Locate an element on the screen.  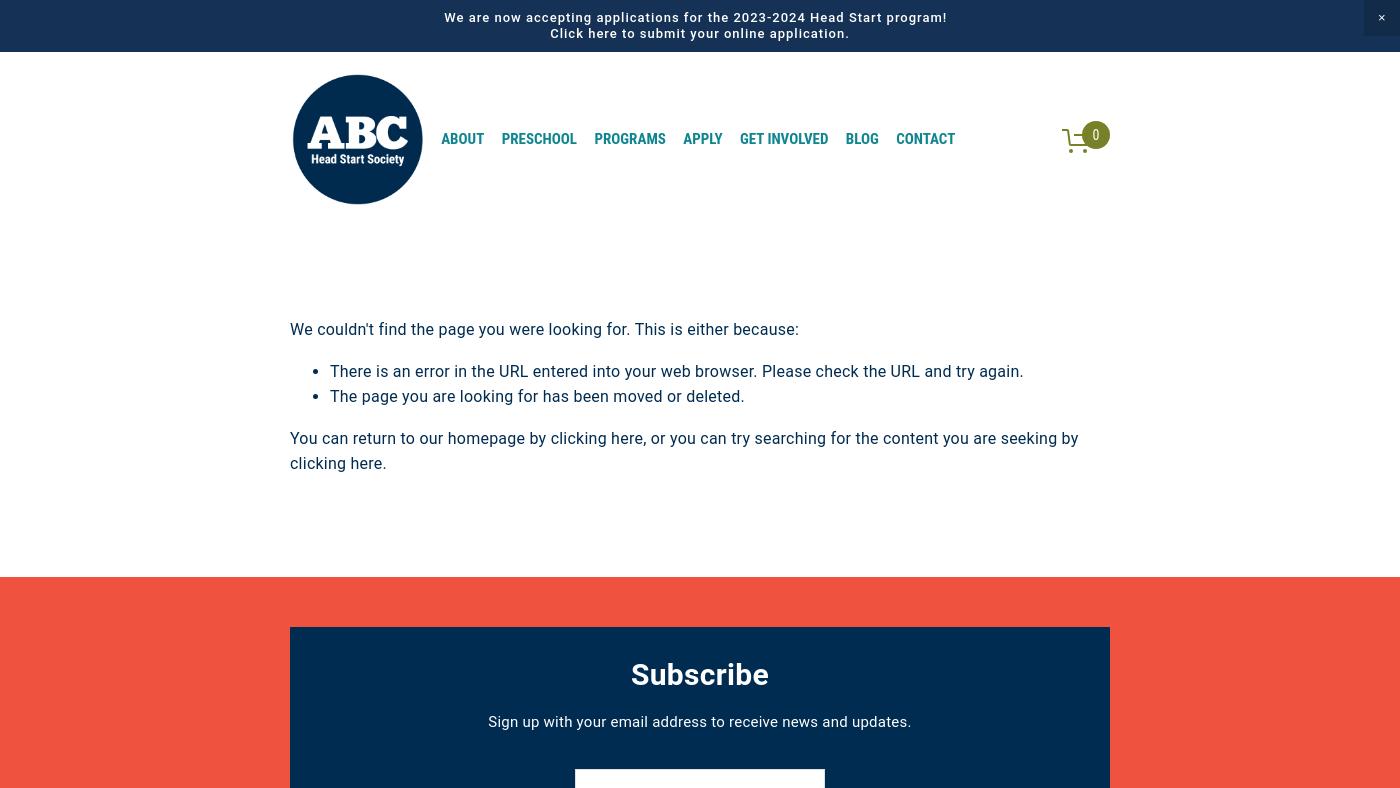
'We are now accepting applications for the 2023-2024 Head Start program!' is located at coordinates (699, 16).